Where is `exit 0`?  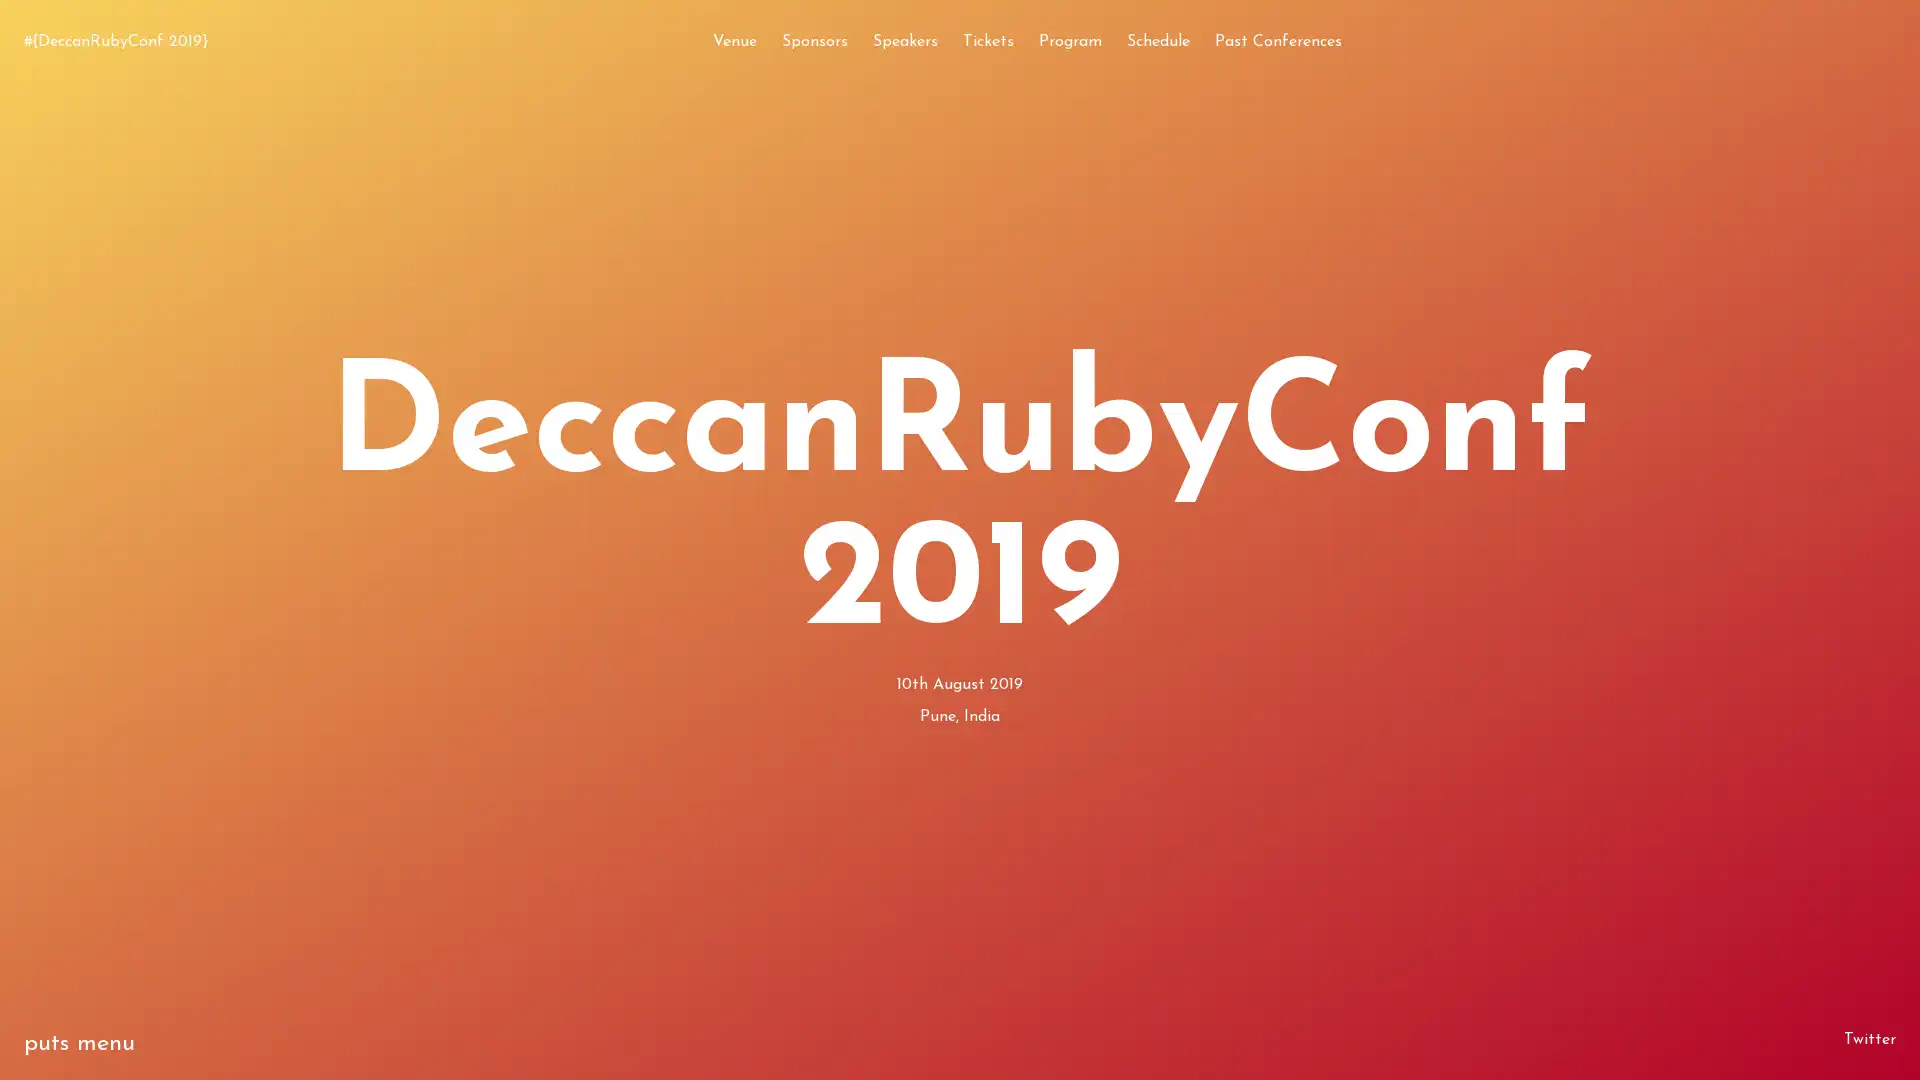
exit 0 is located at coordinates (59, 977).